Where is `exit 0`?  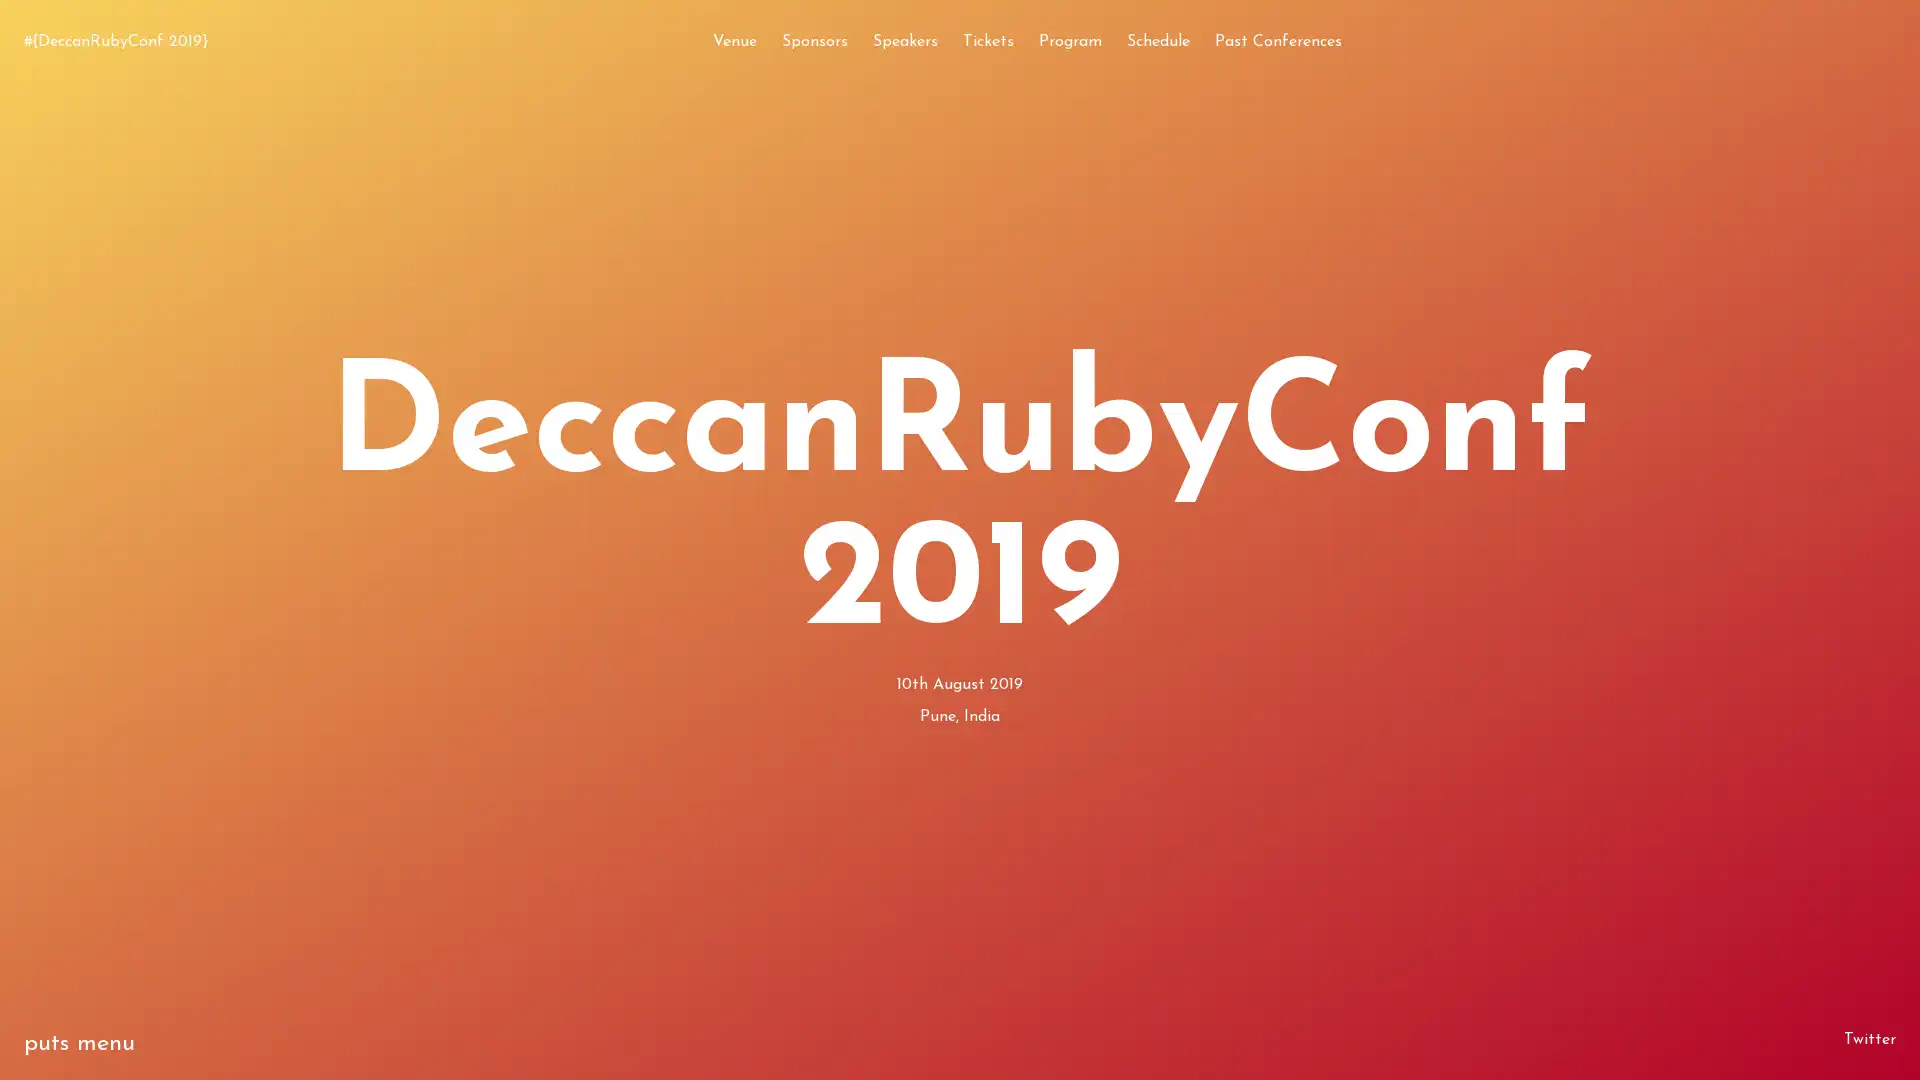
exit 0 is located at coordinates (59, 977).